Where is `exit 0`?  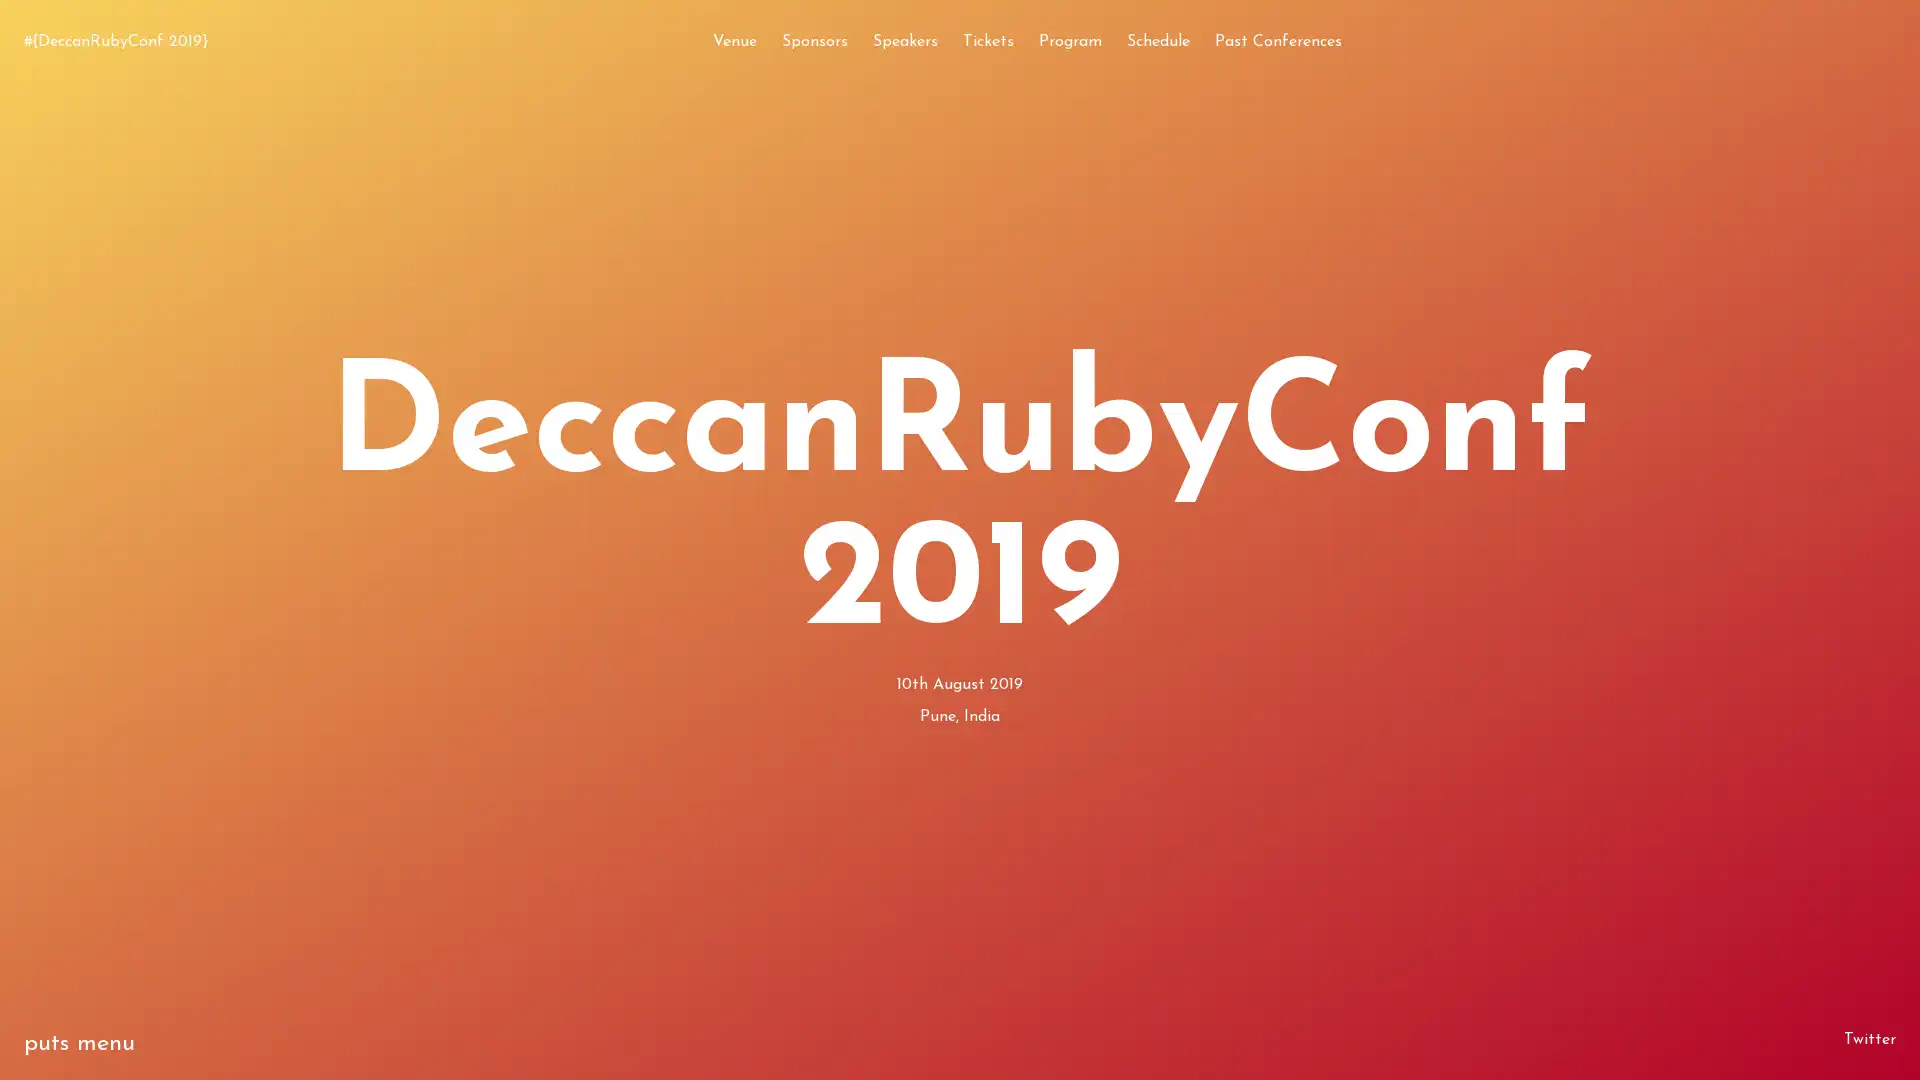
exit 0 is located at coordinates (59, 977).